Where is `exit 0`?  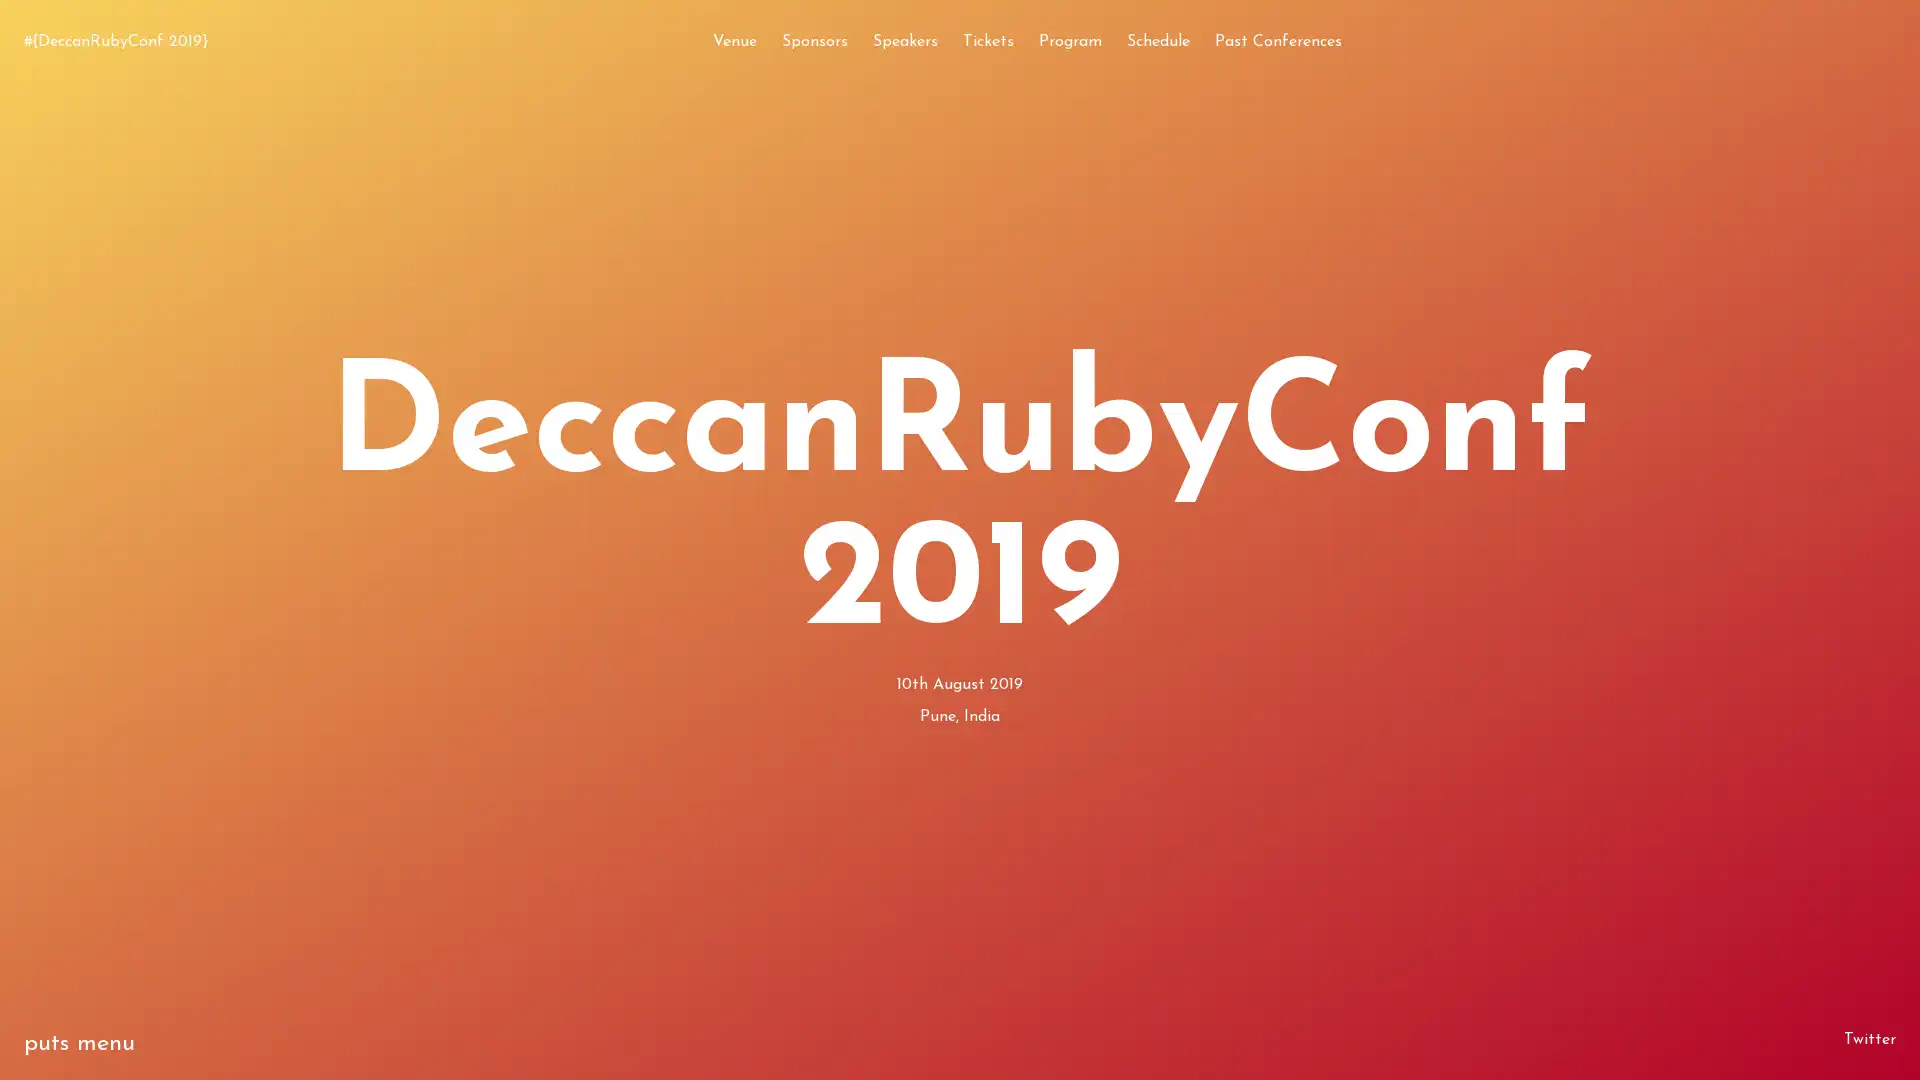
exit 0 is located at coordinates (59, 977).